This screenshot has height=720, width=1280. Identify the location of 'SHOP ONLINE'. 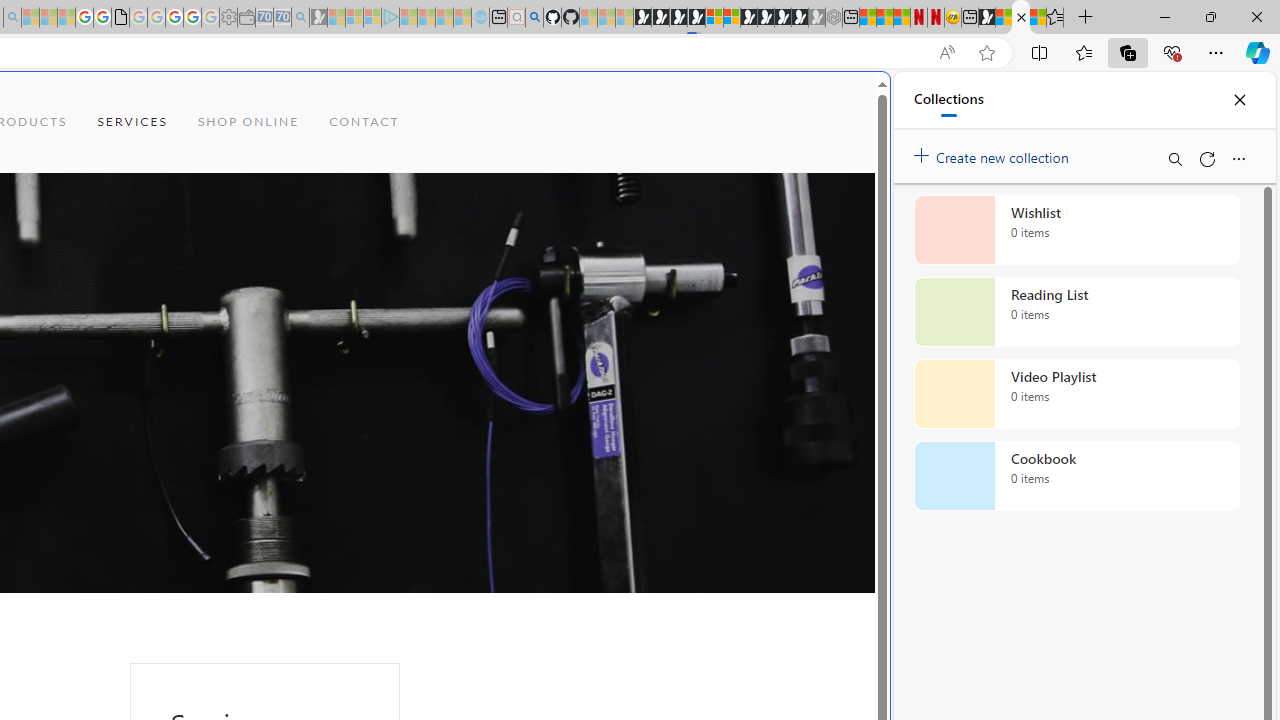
(247, 122).